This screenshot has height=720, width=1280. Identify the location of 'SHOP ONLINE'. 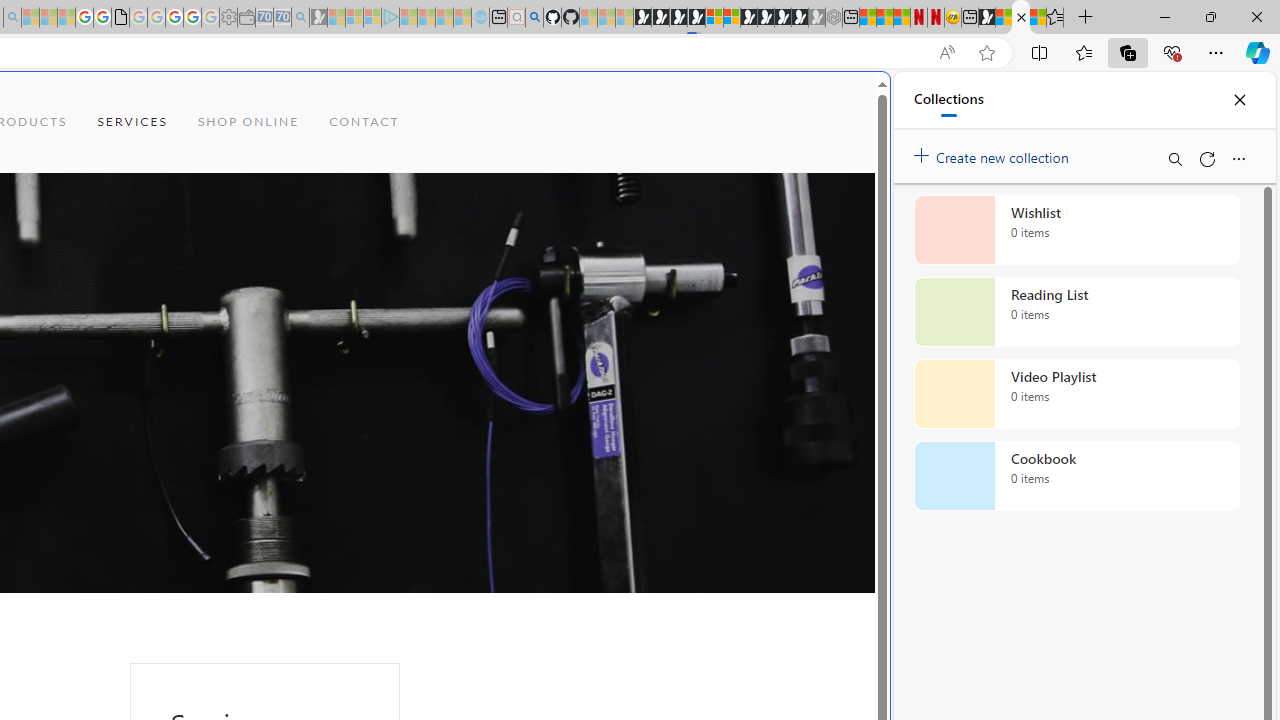
(247, 122).